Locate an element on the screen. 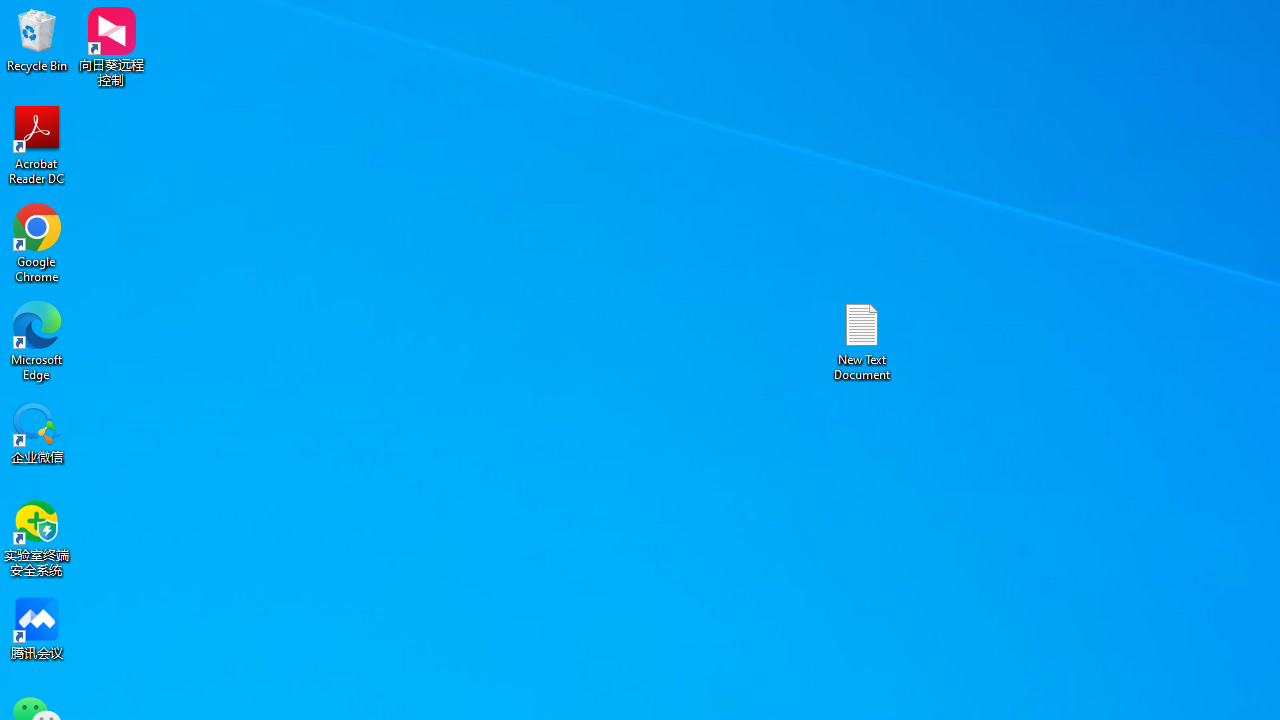 The height and width of the screenshot is (720, 1280). 'New Text Document' is located at coordinates (862, 340).